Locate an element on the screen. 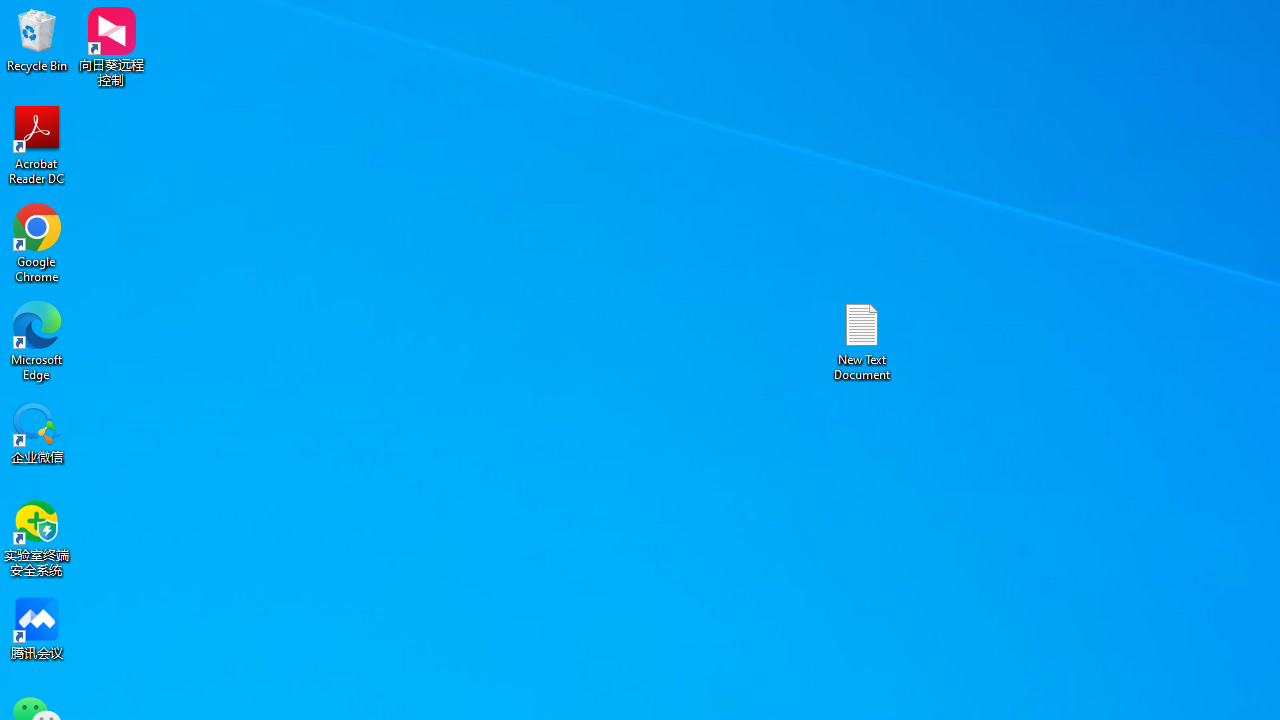 The height and width of the screenshot is (720, 1280). 'New Text Document' is located at coordinates (862, 340).